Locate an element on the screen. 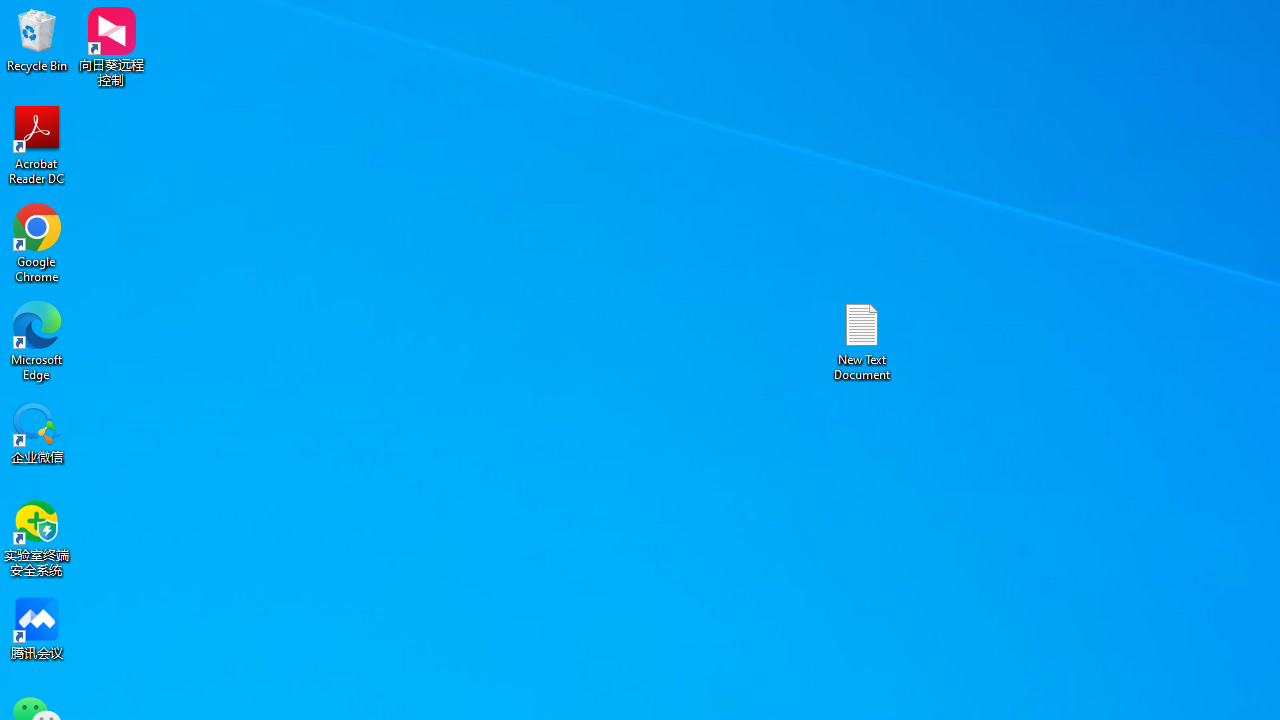 The height and width of the screenshot is (720, 1280). 'New Text Document' is located at coordinates (862, 340).